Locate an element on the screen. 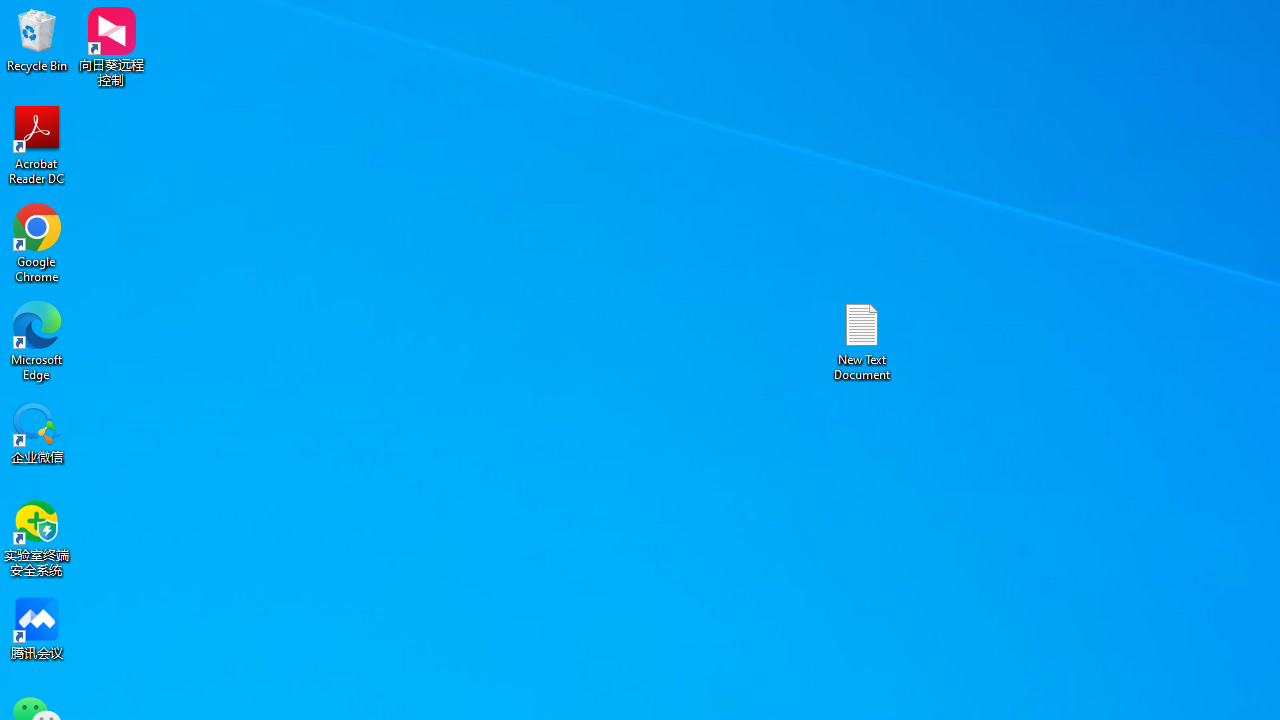 The height and width of the screenshot is (720, 1280). 'New Text Document' is located at coordinates (862, 340).